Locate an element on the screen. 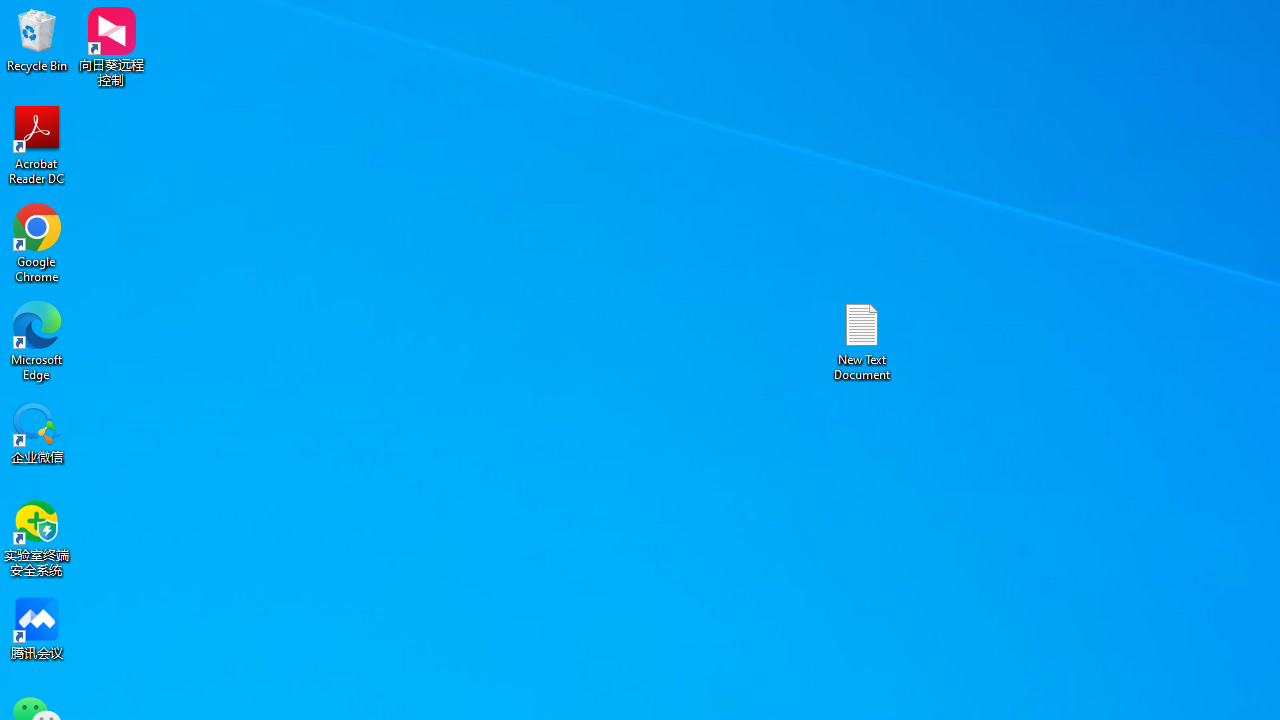 The height and width of the screenshot is (720, 1280). 'New Text Document' is located at coordinates (862, 340).